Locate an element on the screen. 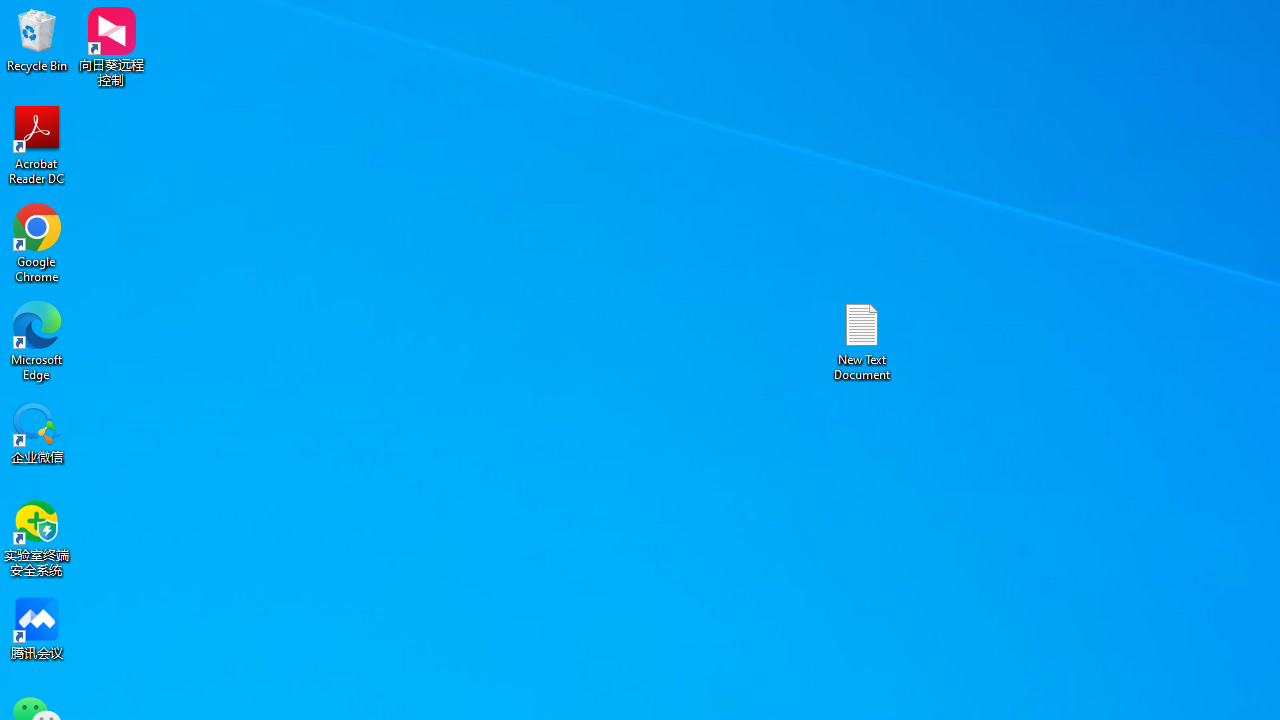 The height and width of the screenshot is (720, 1280). 'New Text Document' is located at coordinates (862, 340).